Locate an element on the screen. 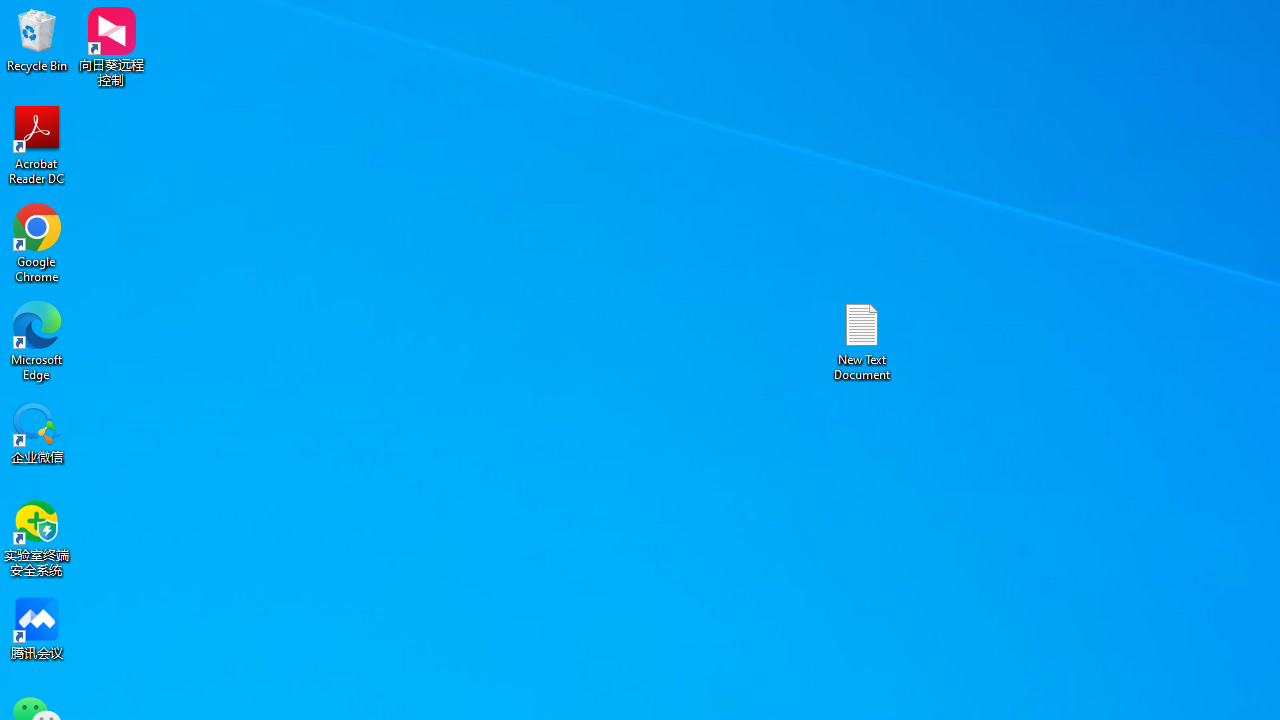 The height and width of the screenshot is (720, 1280). 'New Text Document' is located at coordinates (862, 340).